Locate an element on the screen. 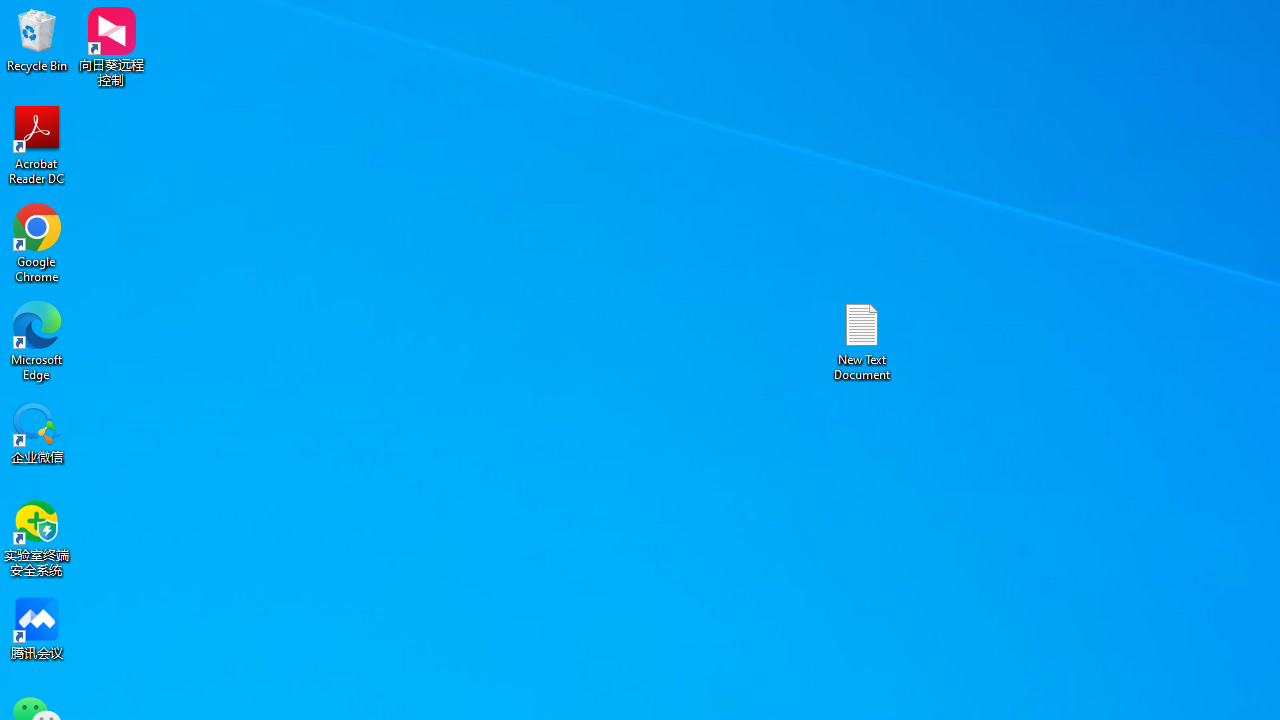 The height and width of the screenshot is (720, 1280). 'New Text Document' is located at coordinates (862, 340).